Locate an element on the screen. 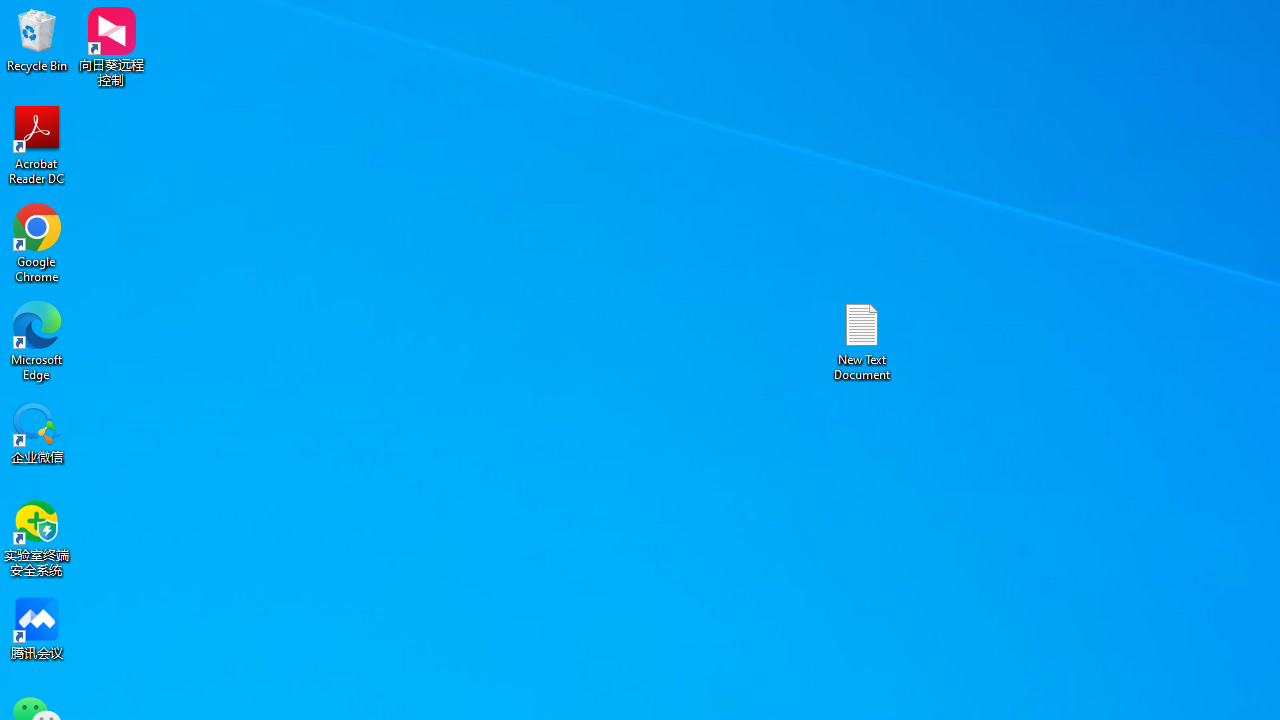 The height and width of the screenshot is (720, 1280). 'New Text Document' is located at coordinates (862, 340).